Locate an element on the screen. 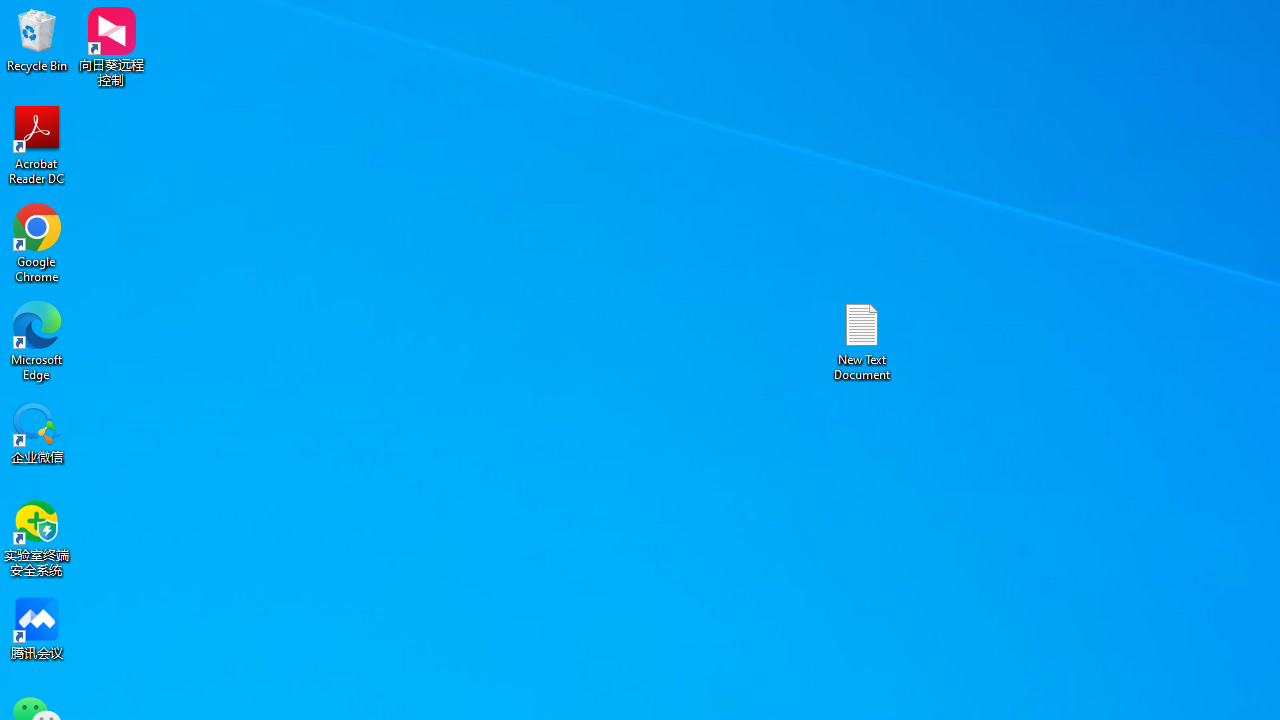 The height and width of the screenshot is (720, 1280). 'New Text Document' is located at coordinates (862, 340).